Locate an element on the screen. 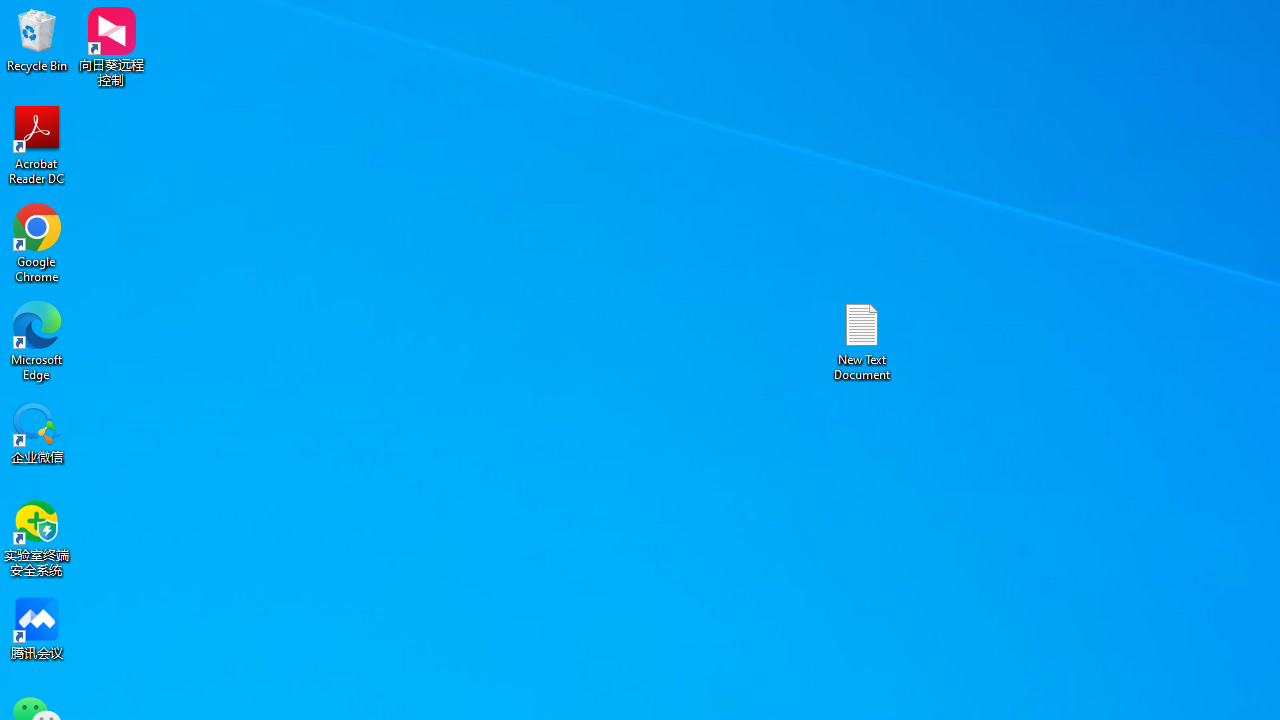 The height and width of the screenshot is (720, 1280). 'New Text Document' is located at coordinates (862, 340).